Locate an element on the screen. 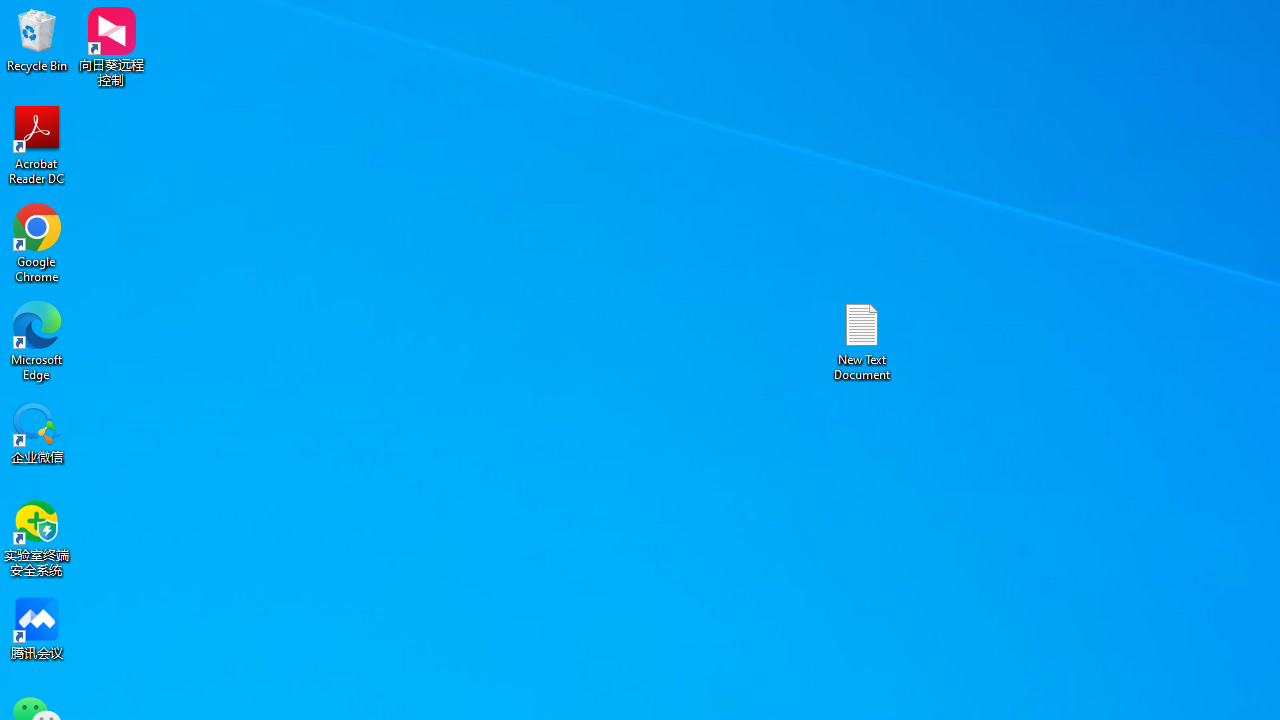 The height and width of the screenshot is (720, 1280). 'New Text Document' is located at coordinates (862, 340).